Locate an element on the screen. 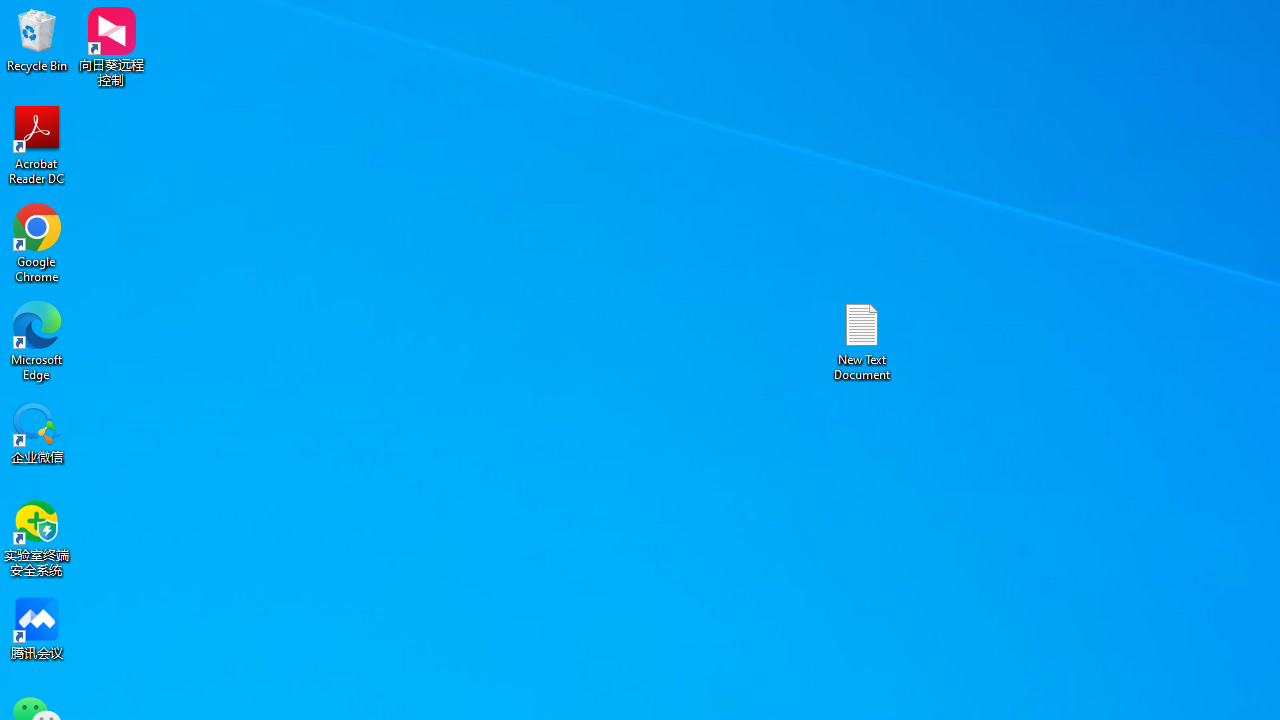 The height and width of the screenshot is (720, 1280). 'New Text Document' is located at coordinates (862, 340).